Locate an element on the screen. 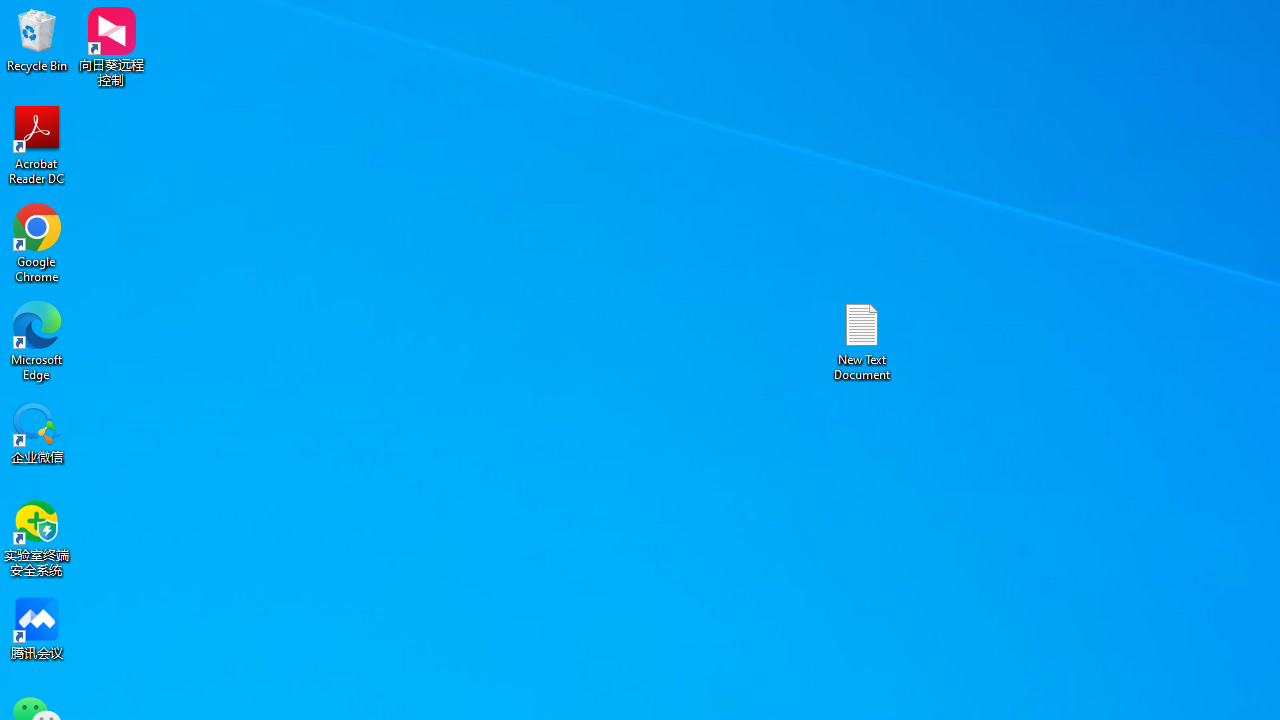 The height and width of the screenshot is (720, 1280). 'New Text Document' is located at coordinates (862, 340).